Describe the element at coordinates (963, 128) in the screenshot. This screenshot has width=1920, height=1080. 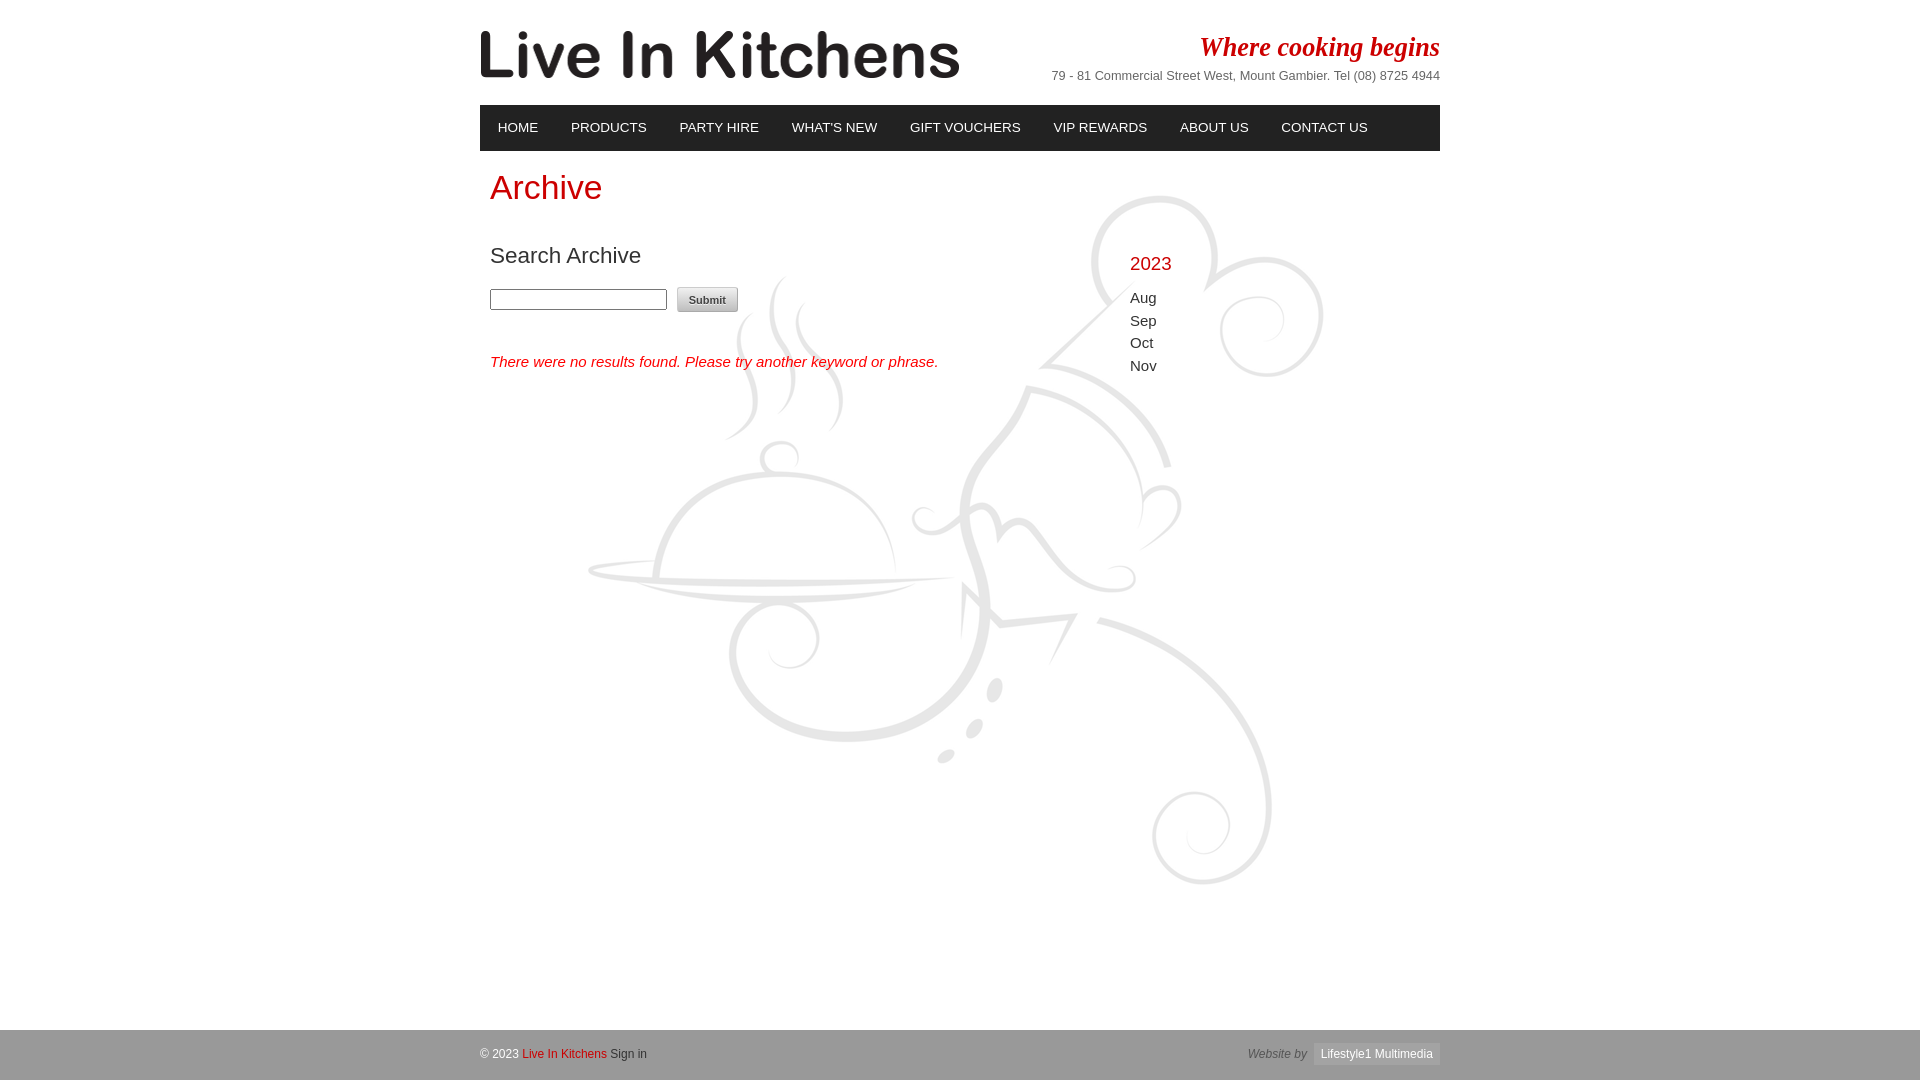
I see `'GIFT VOUCHERS'` at that location.